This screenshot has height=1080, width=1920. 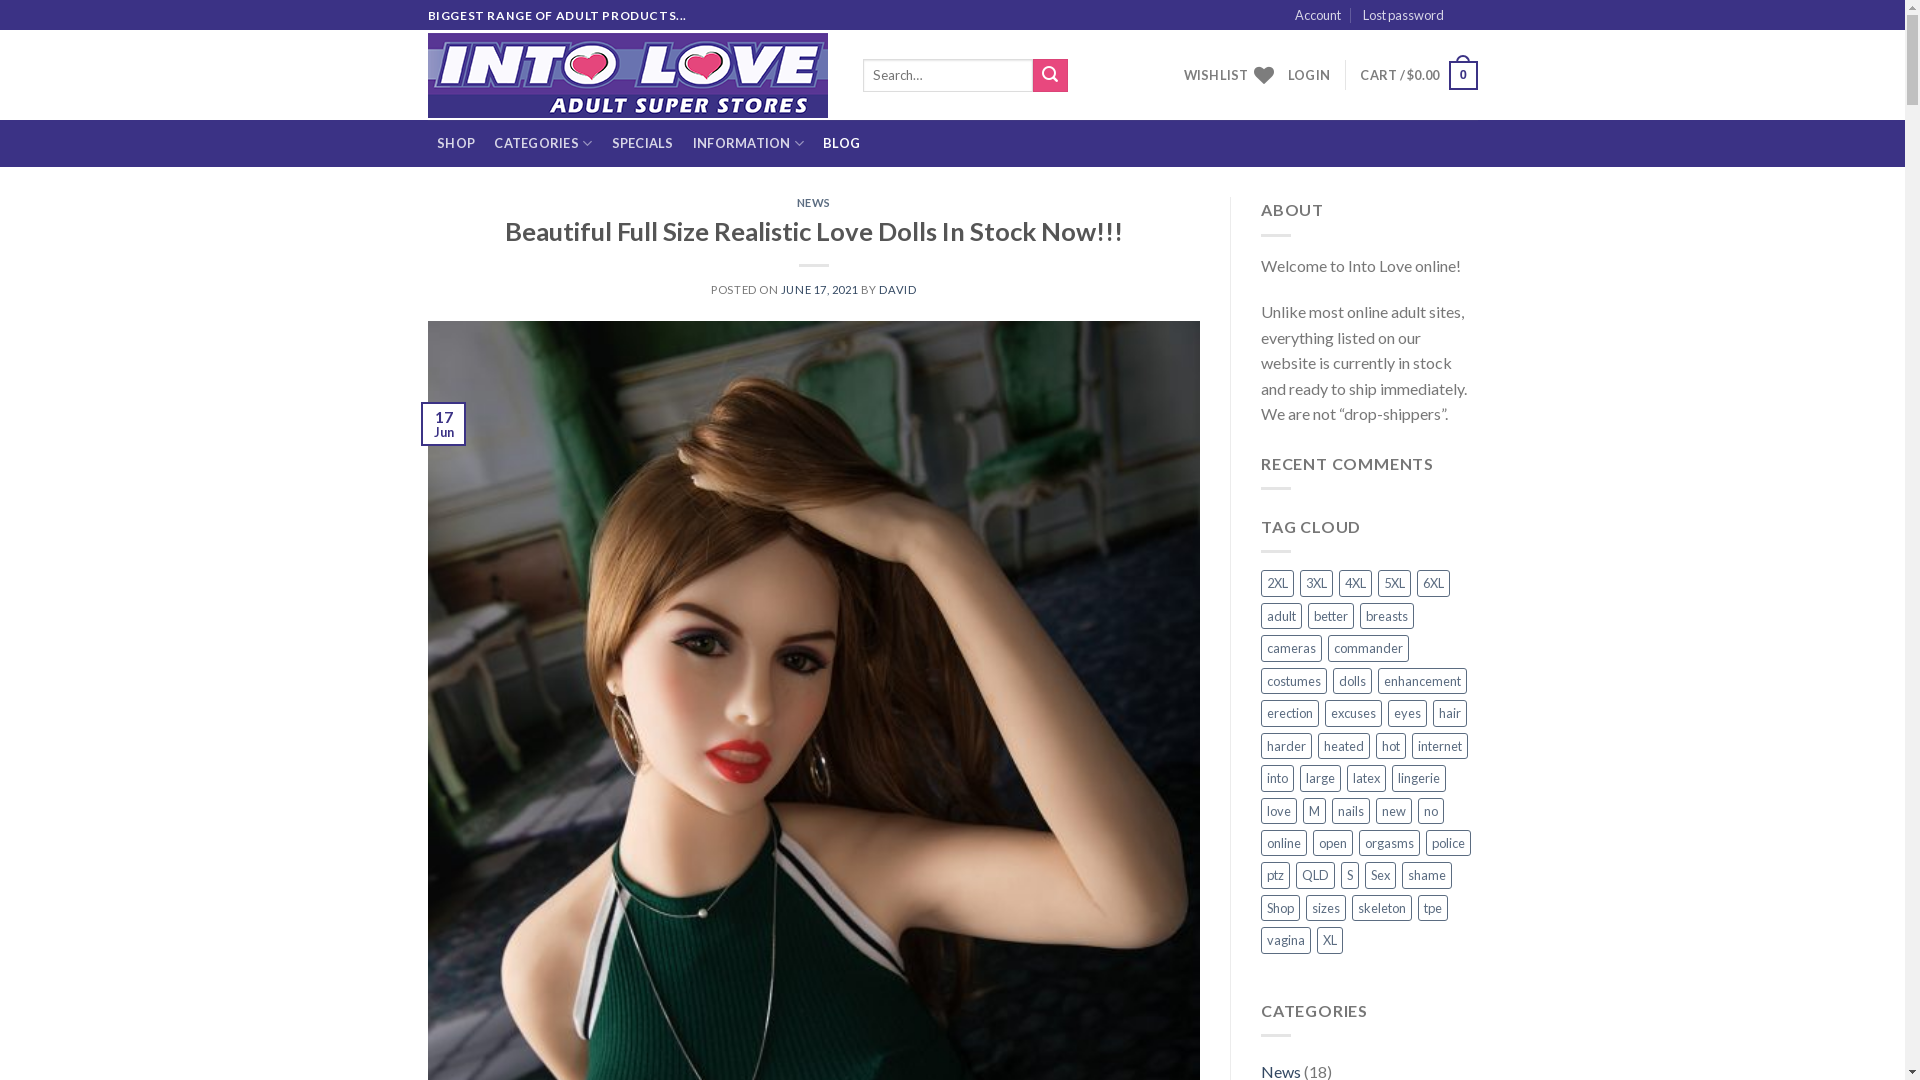 I want to click on 'eyes', so click(x=1406, y=712).